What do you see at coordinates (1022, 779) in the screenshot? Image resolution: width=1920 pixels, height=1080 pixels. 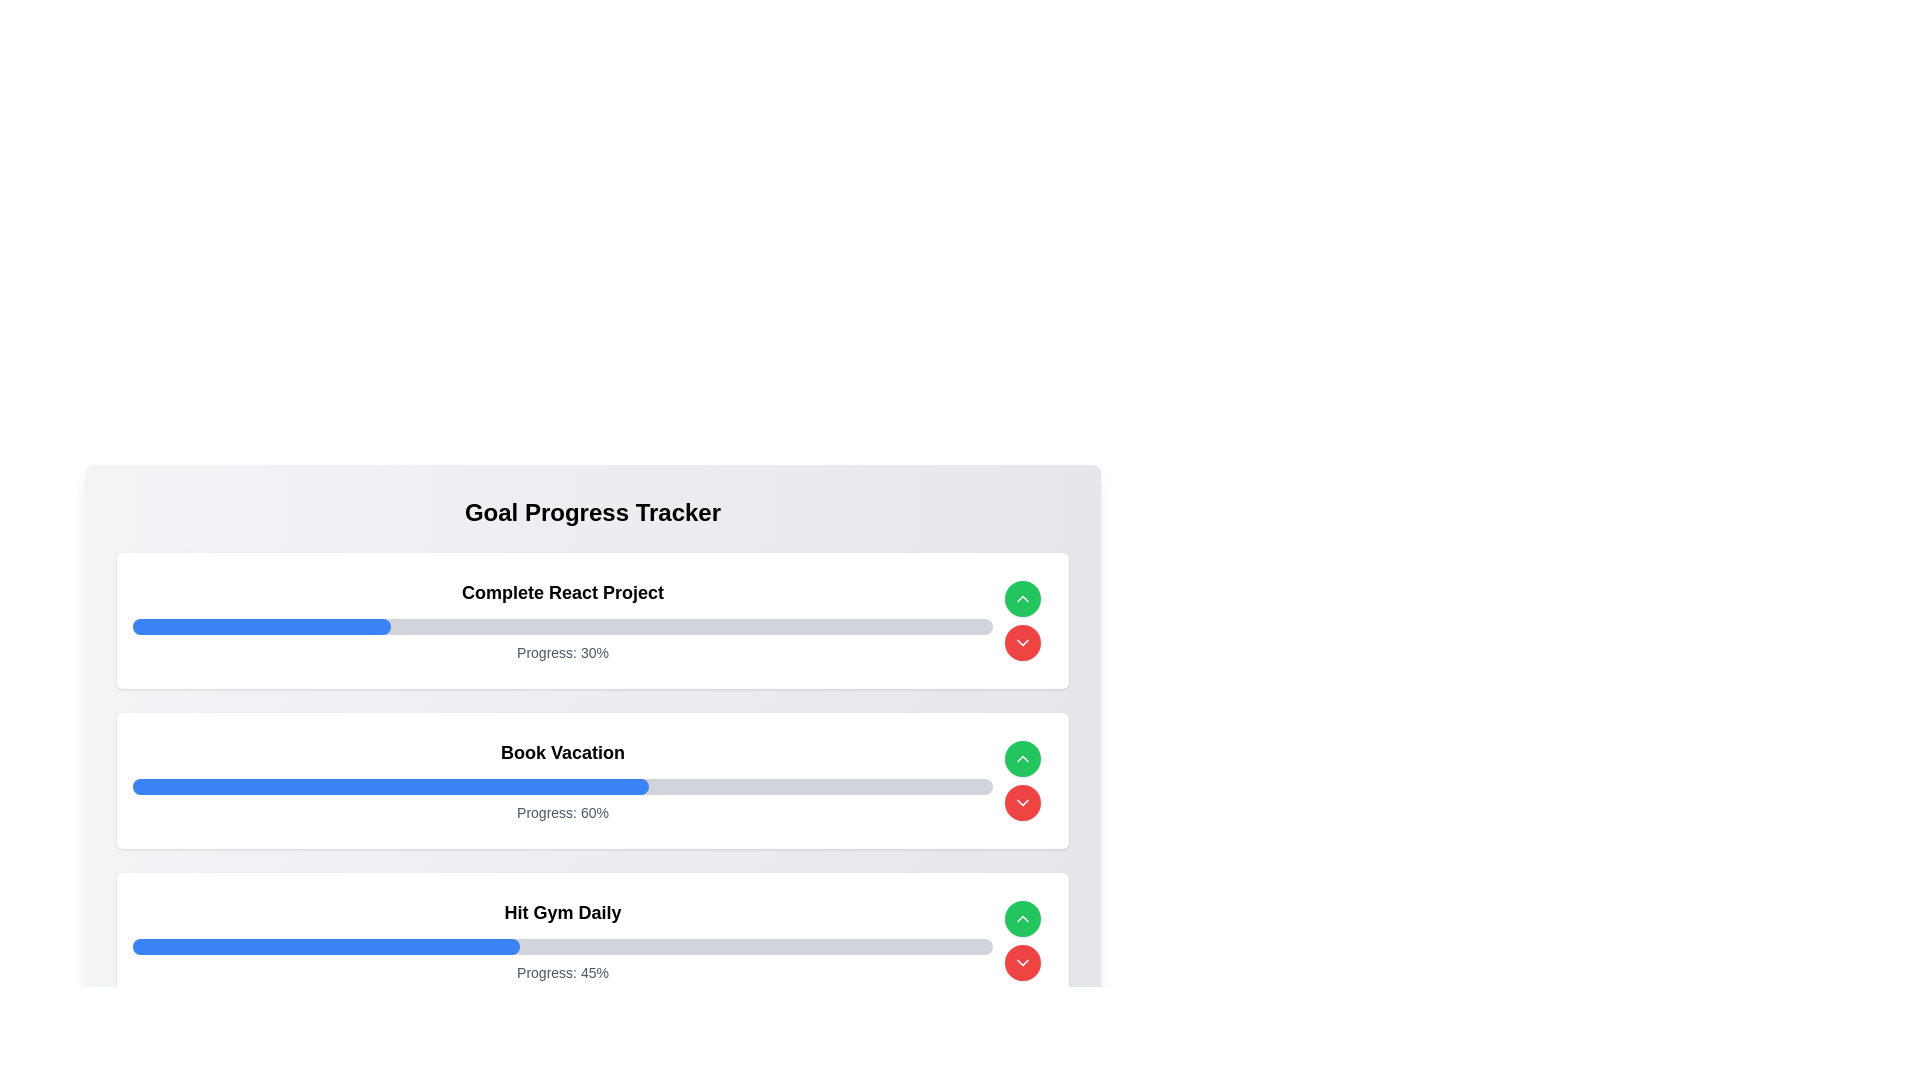 I see `the green upvote button in the vertical button stack with chevron icons located on the right side of the 'Book Vacation - Progress: 60%' card` at bounding box center [1022, 779].